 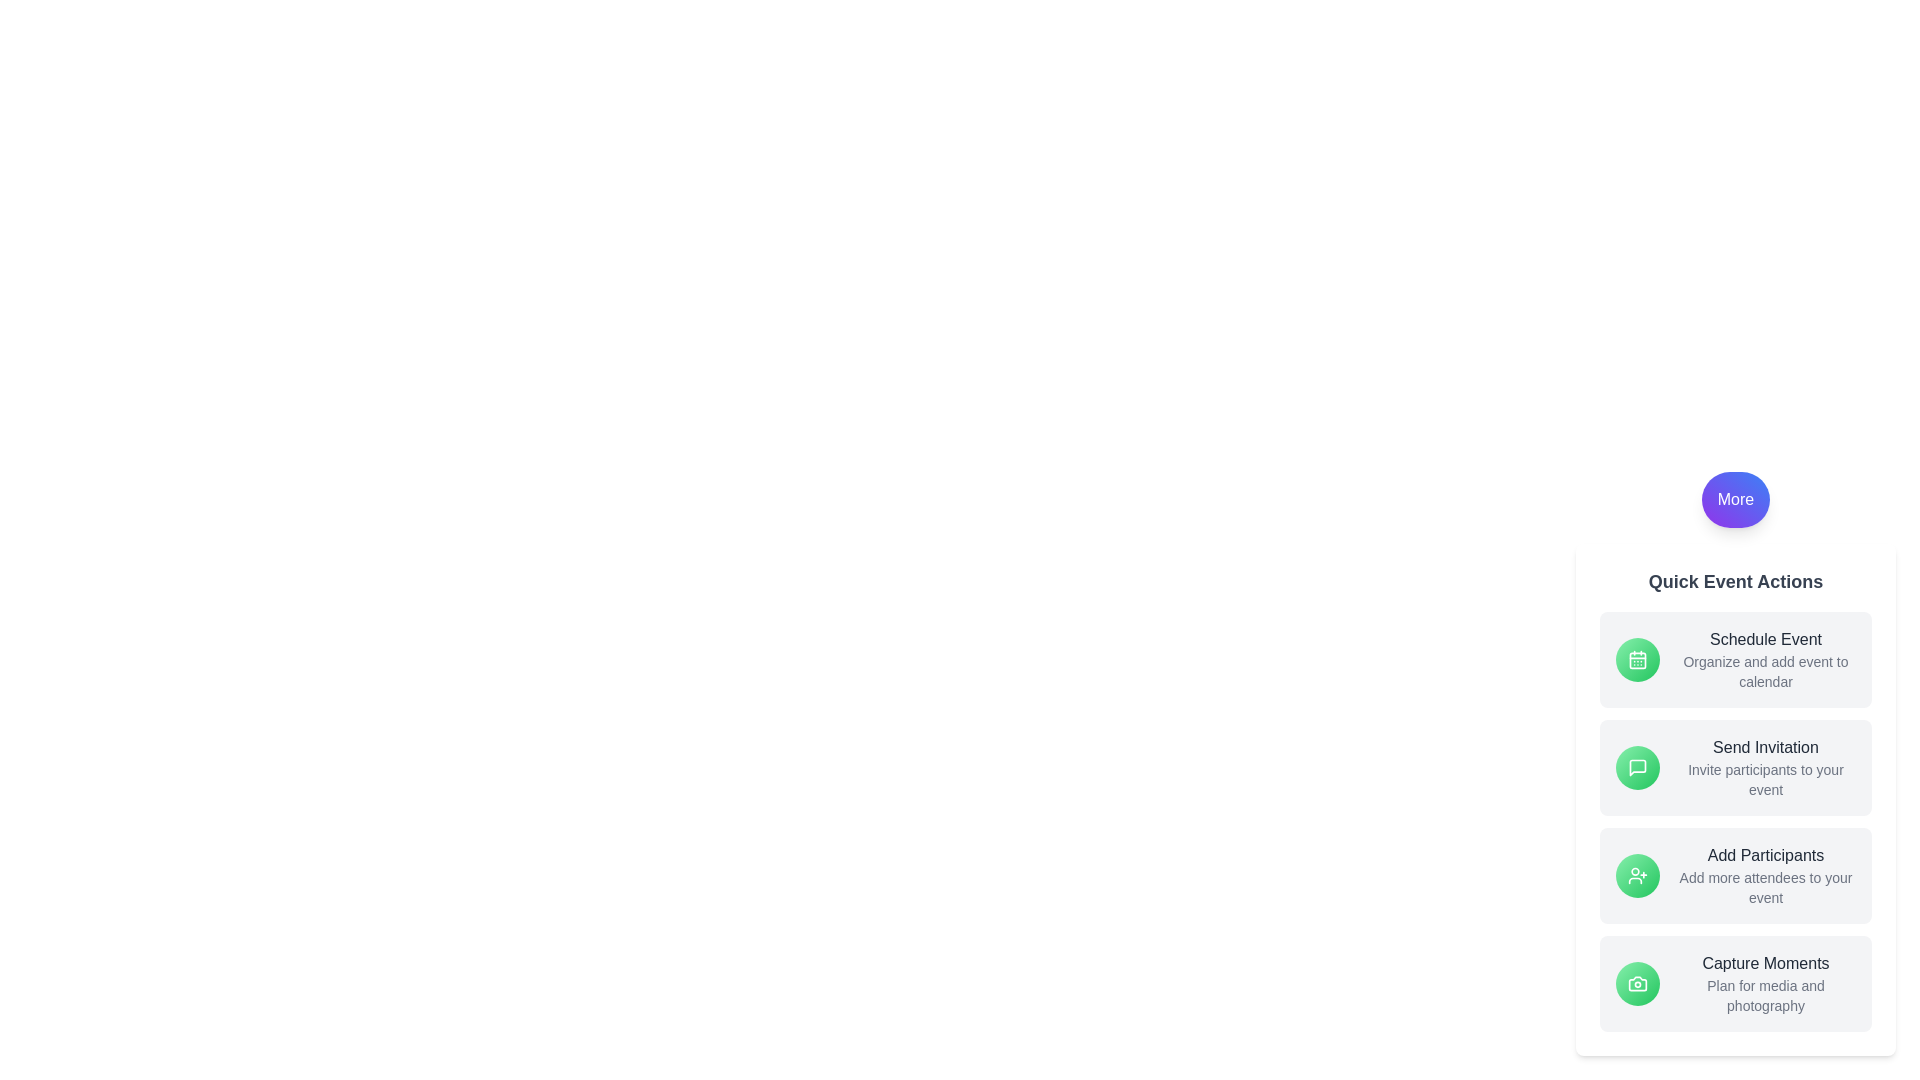 I want to click on the 'Add Participants' button, so click(x=1735, y=874).